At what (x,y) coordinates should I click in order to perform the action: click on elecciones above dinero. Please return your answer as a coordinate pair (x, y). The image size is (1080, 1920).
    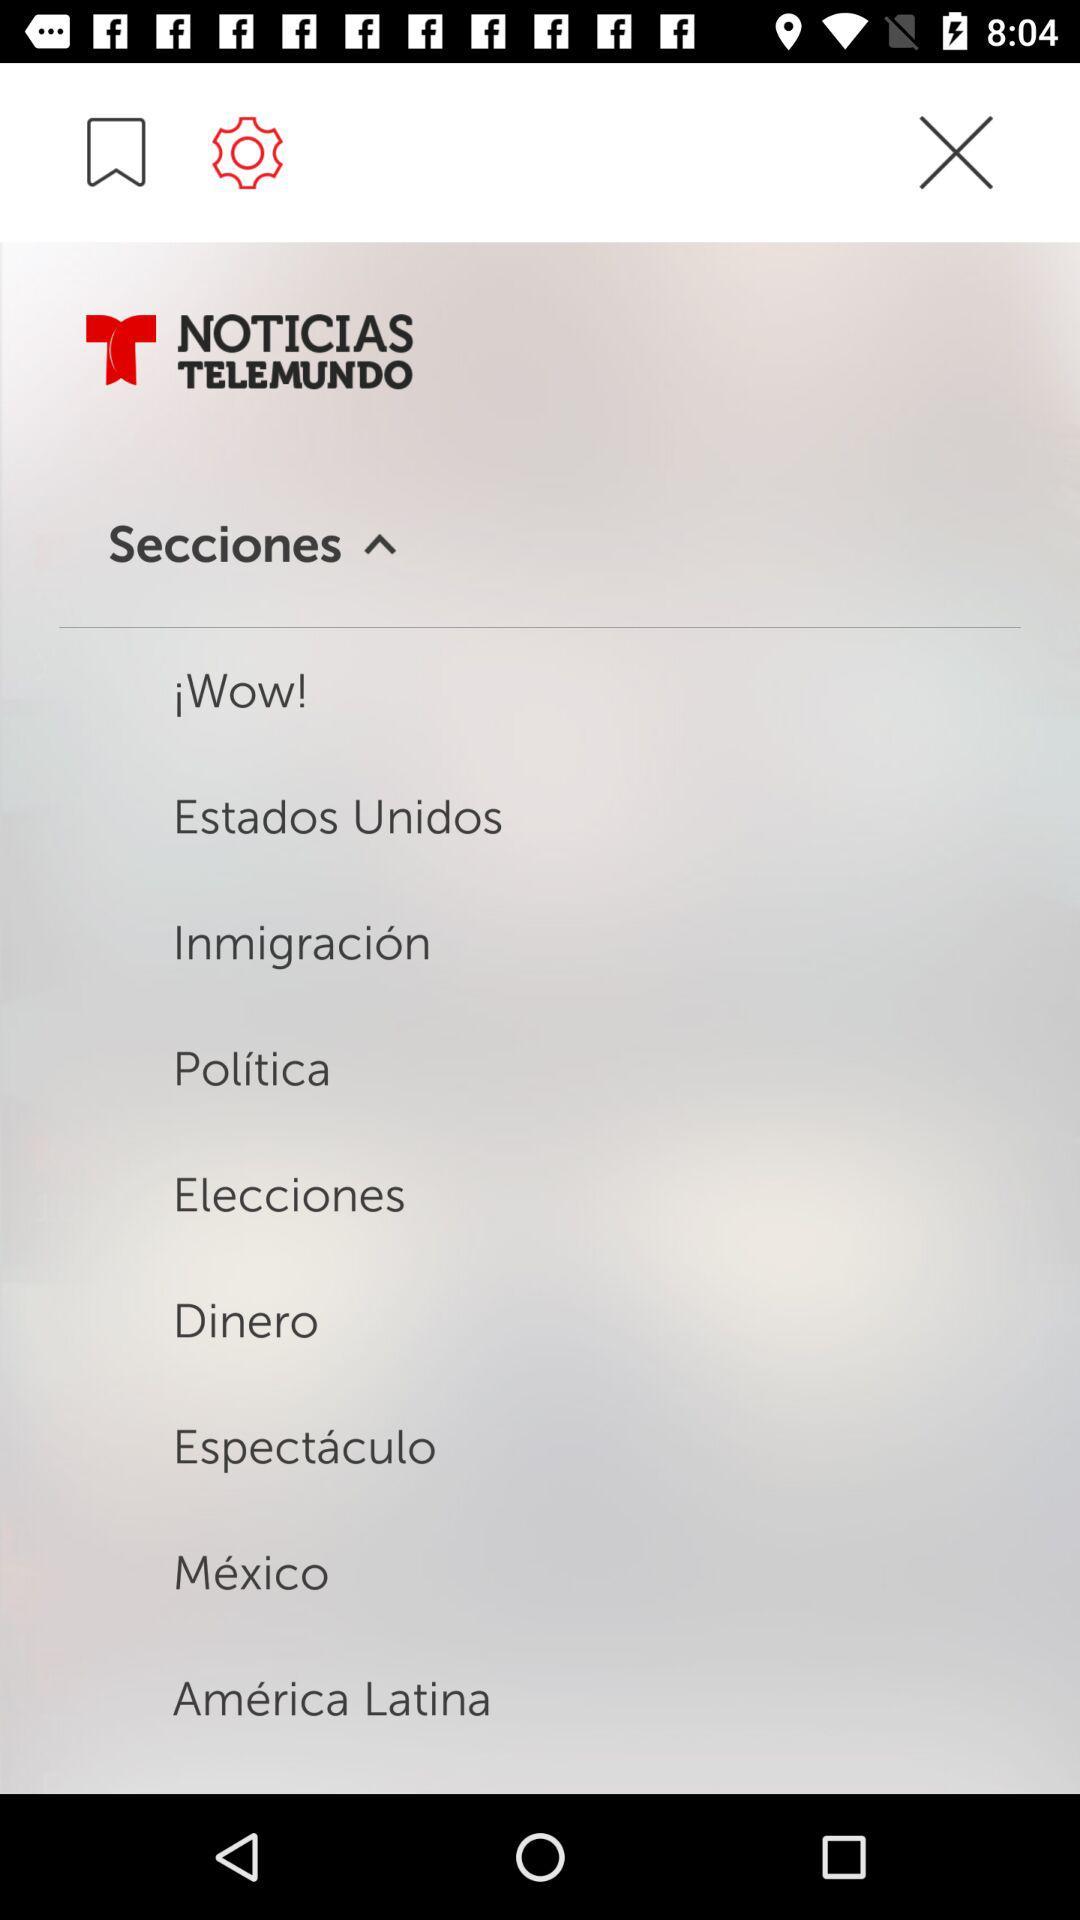
    Looking at the image, I should click on (384, 1171).